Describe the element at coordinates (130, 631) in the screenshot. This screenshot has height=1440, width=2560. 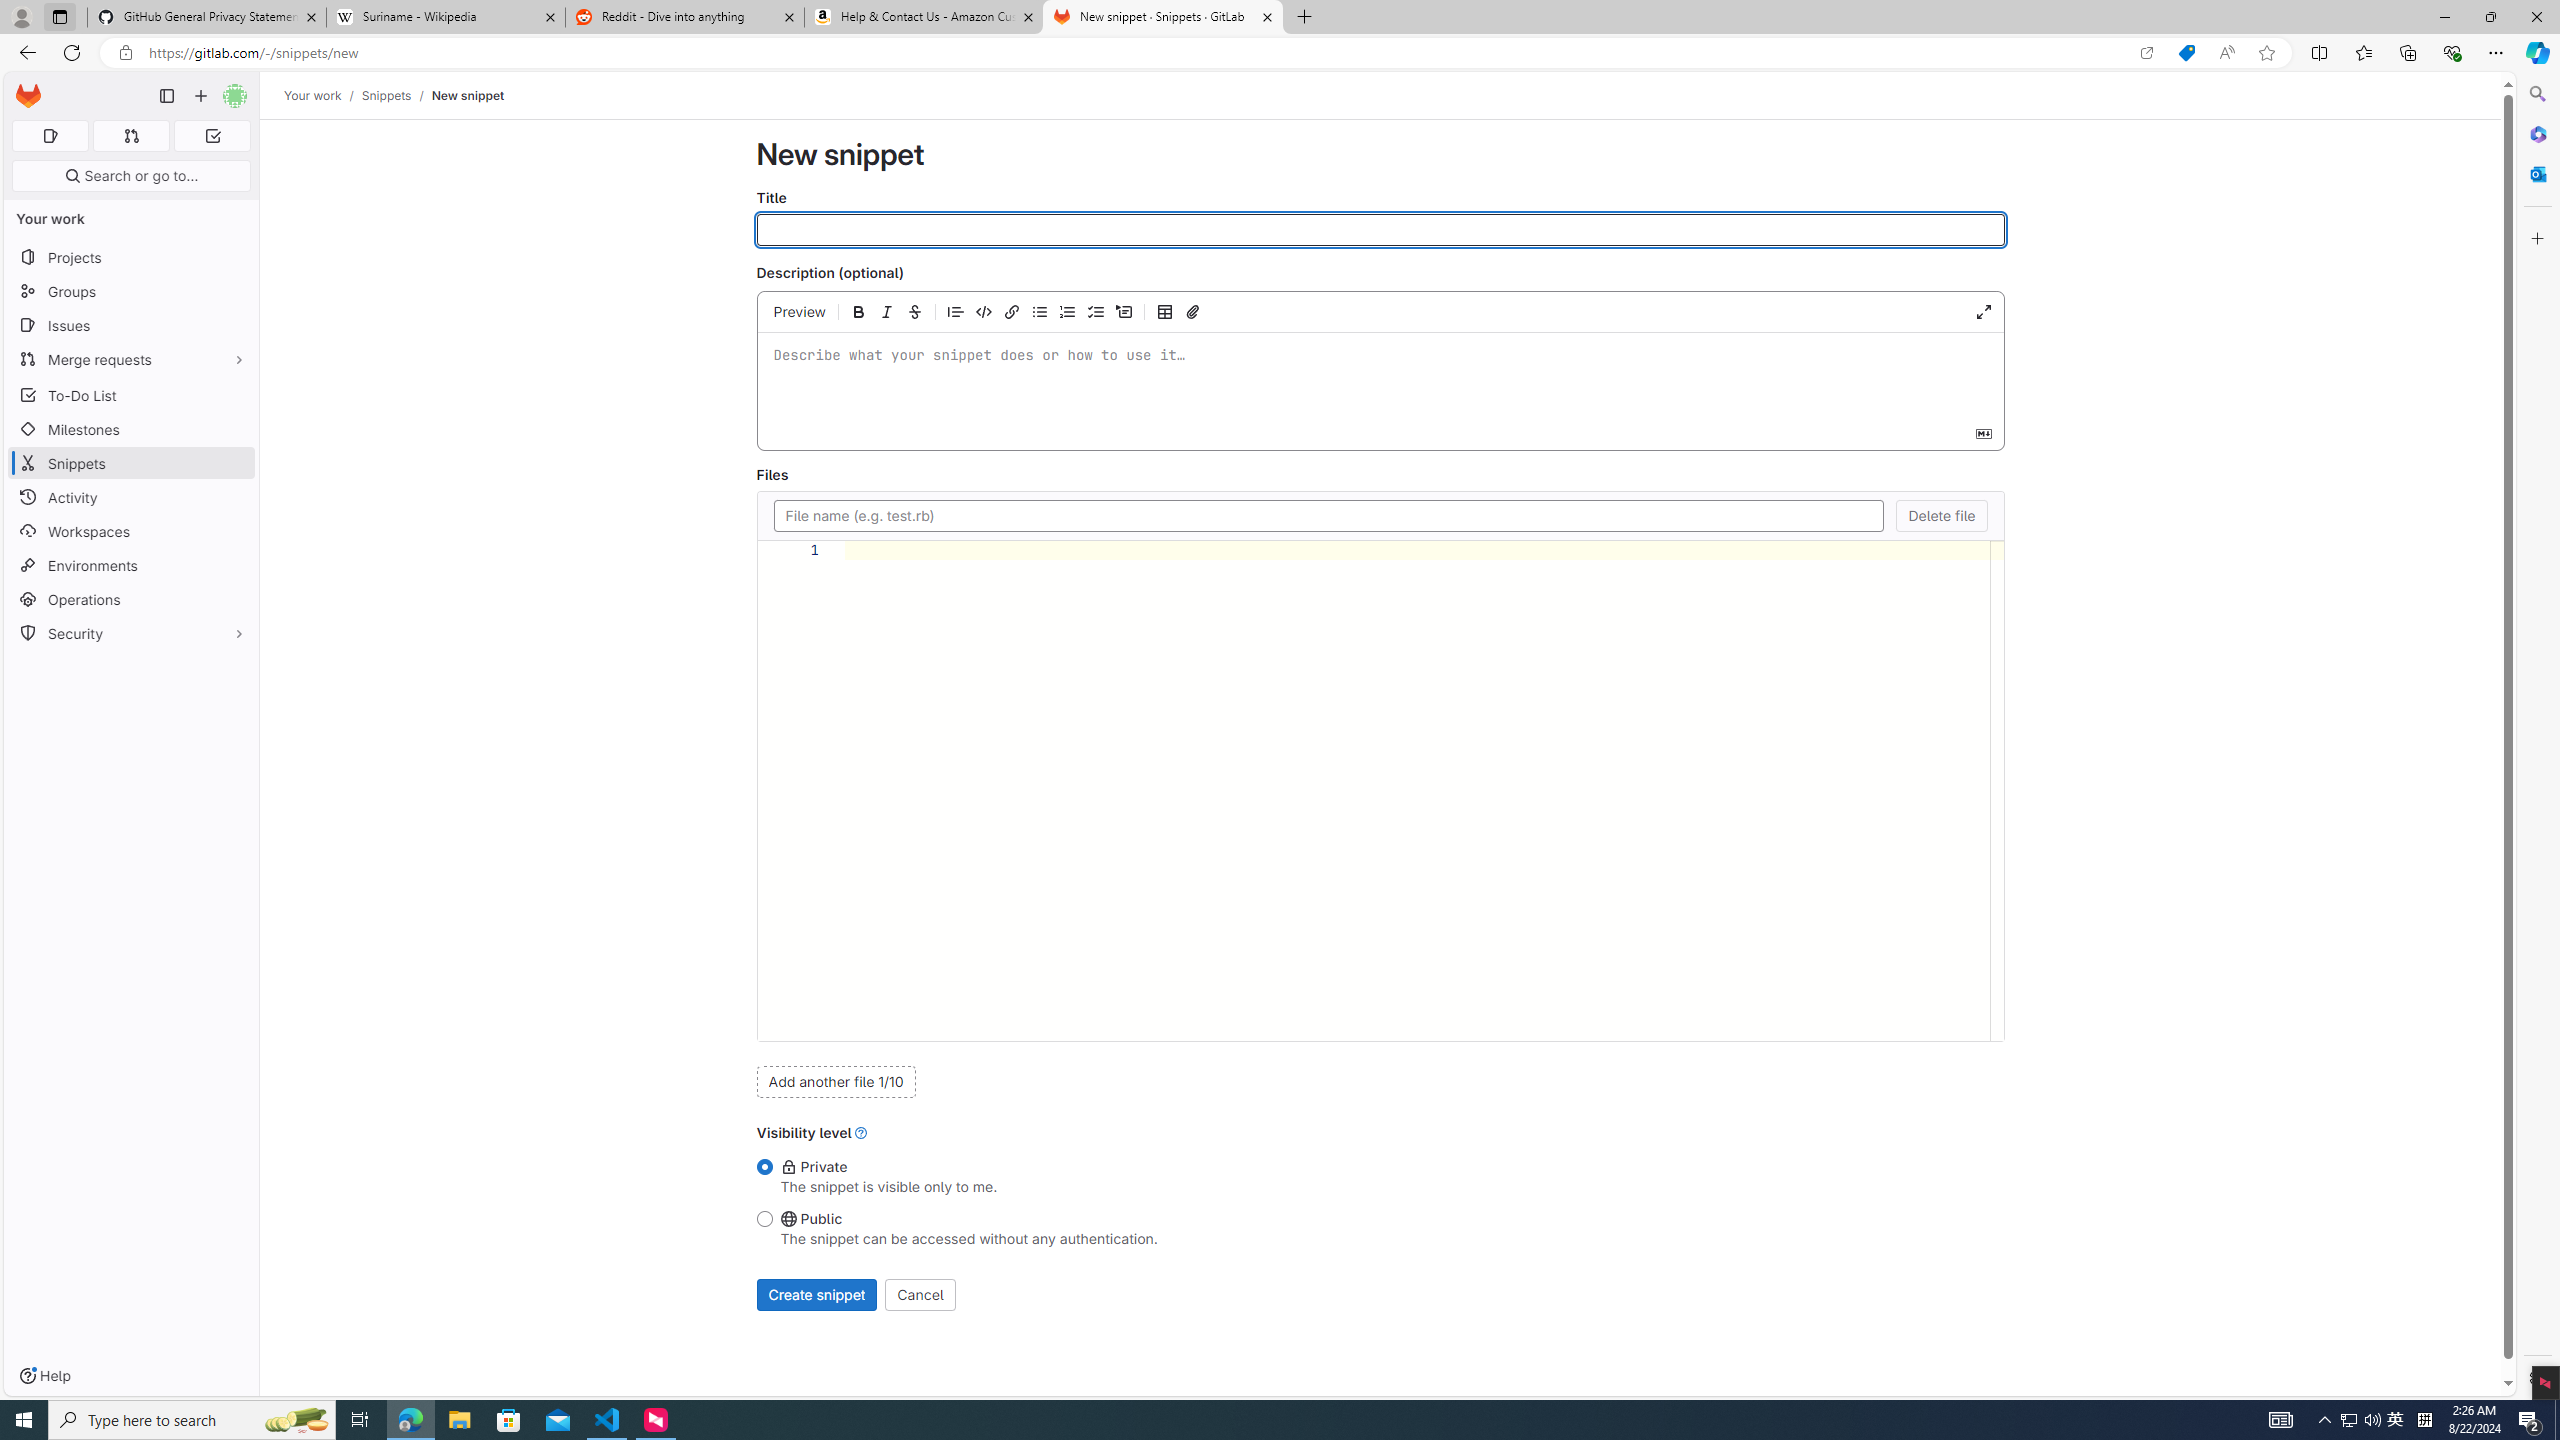
I see `'Security'` at that location.